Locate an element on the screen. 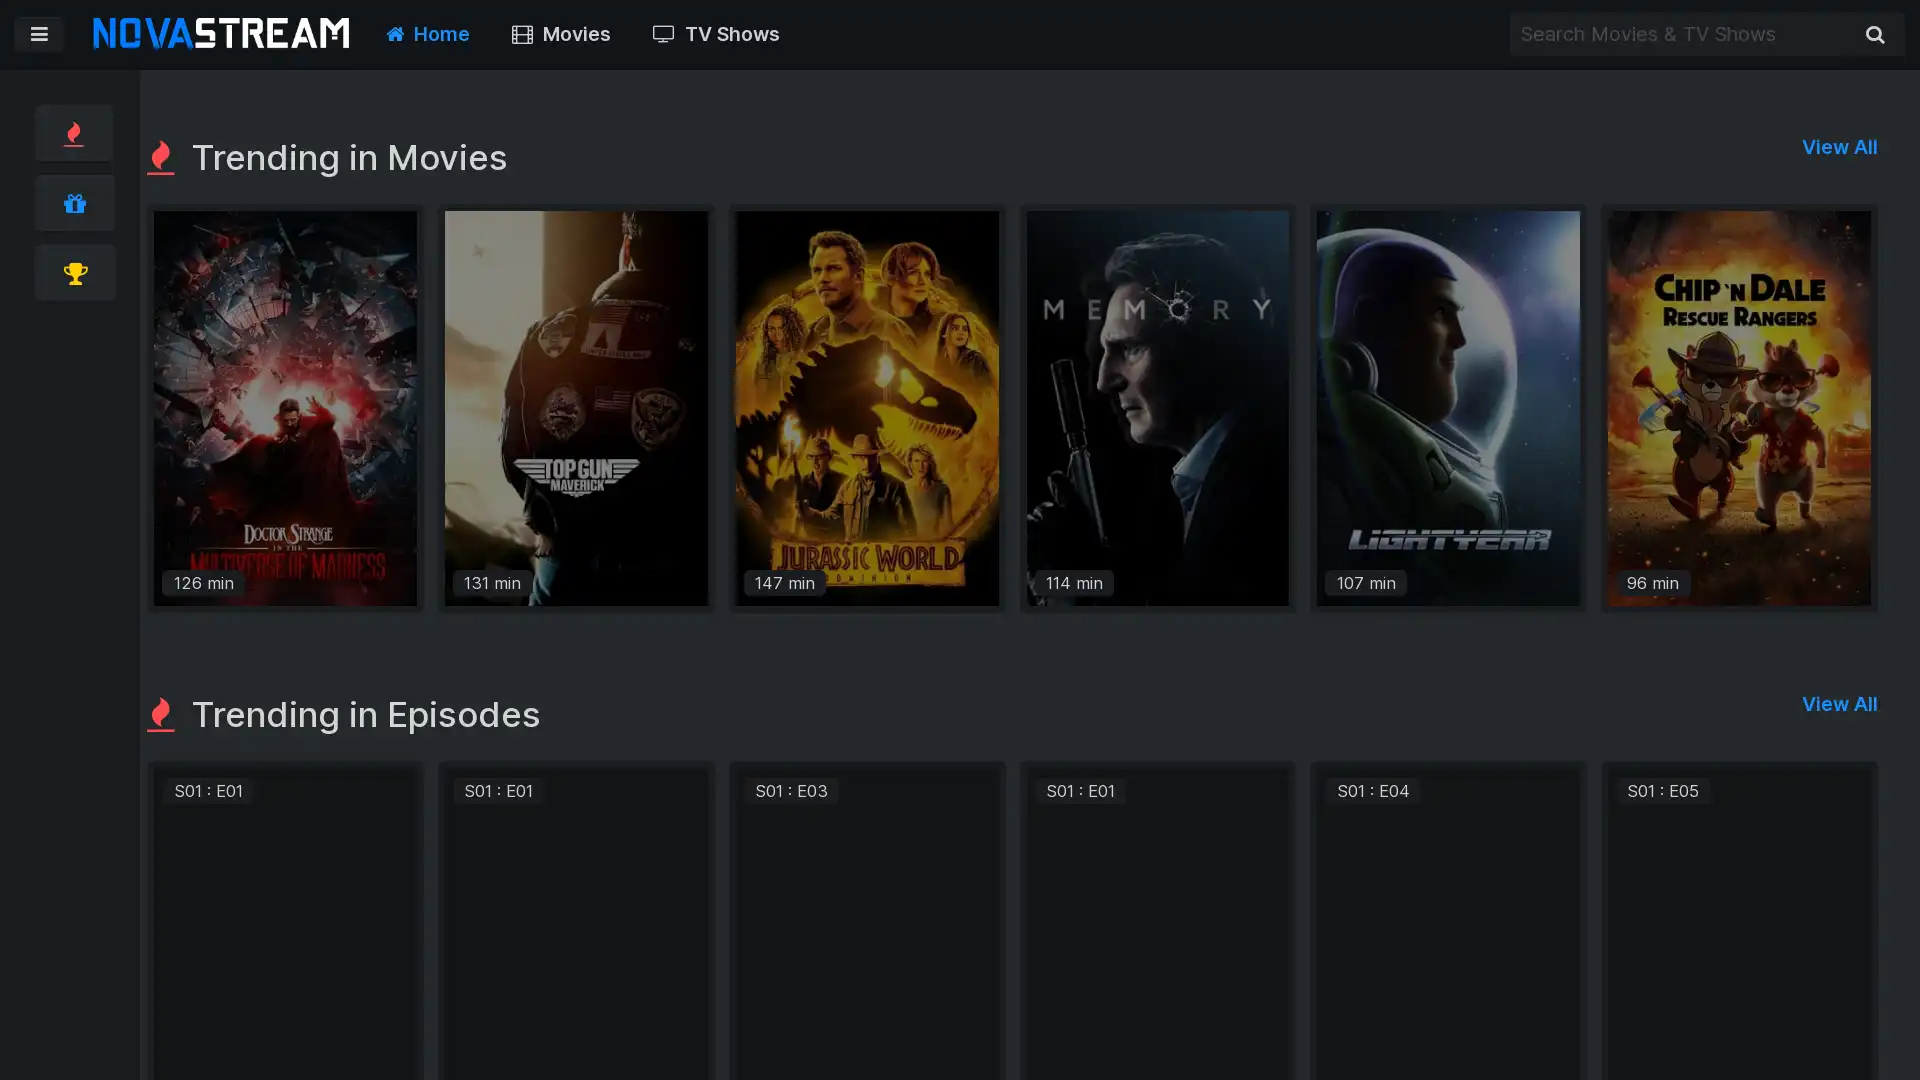  View All is located at coordinates (1839, 145).